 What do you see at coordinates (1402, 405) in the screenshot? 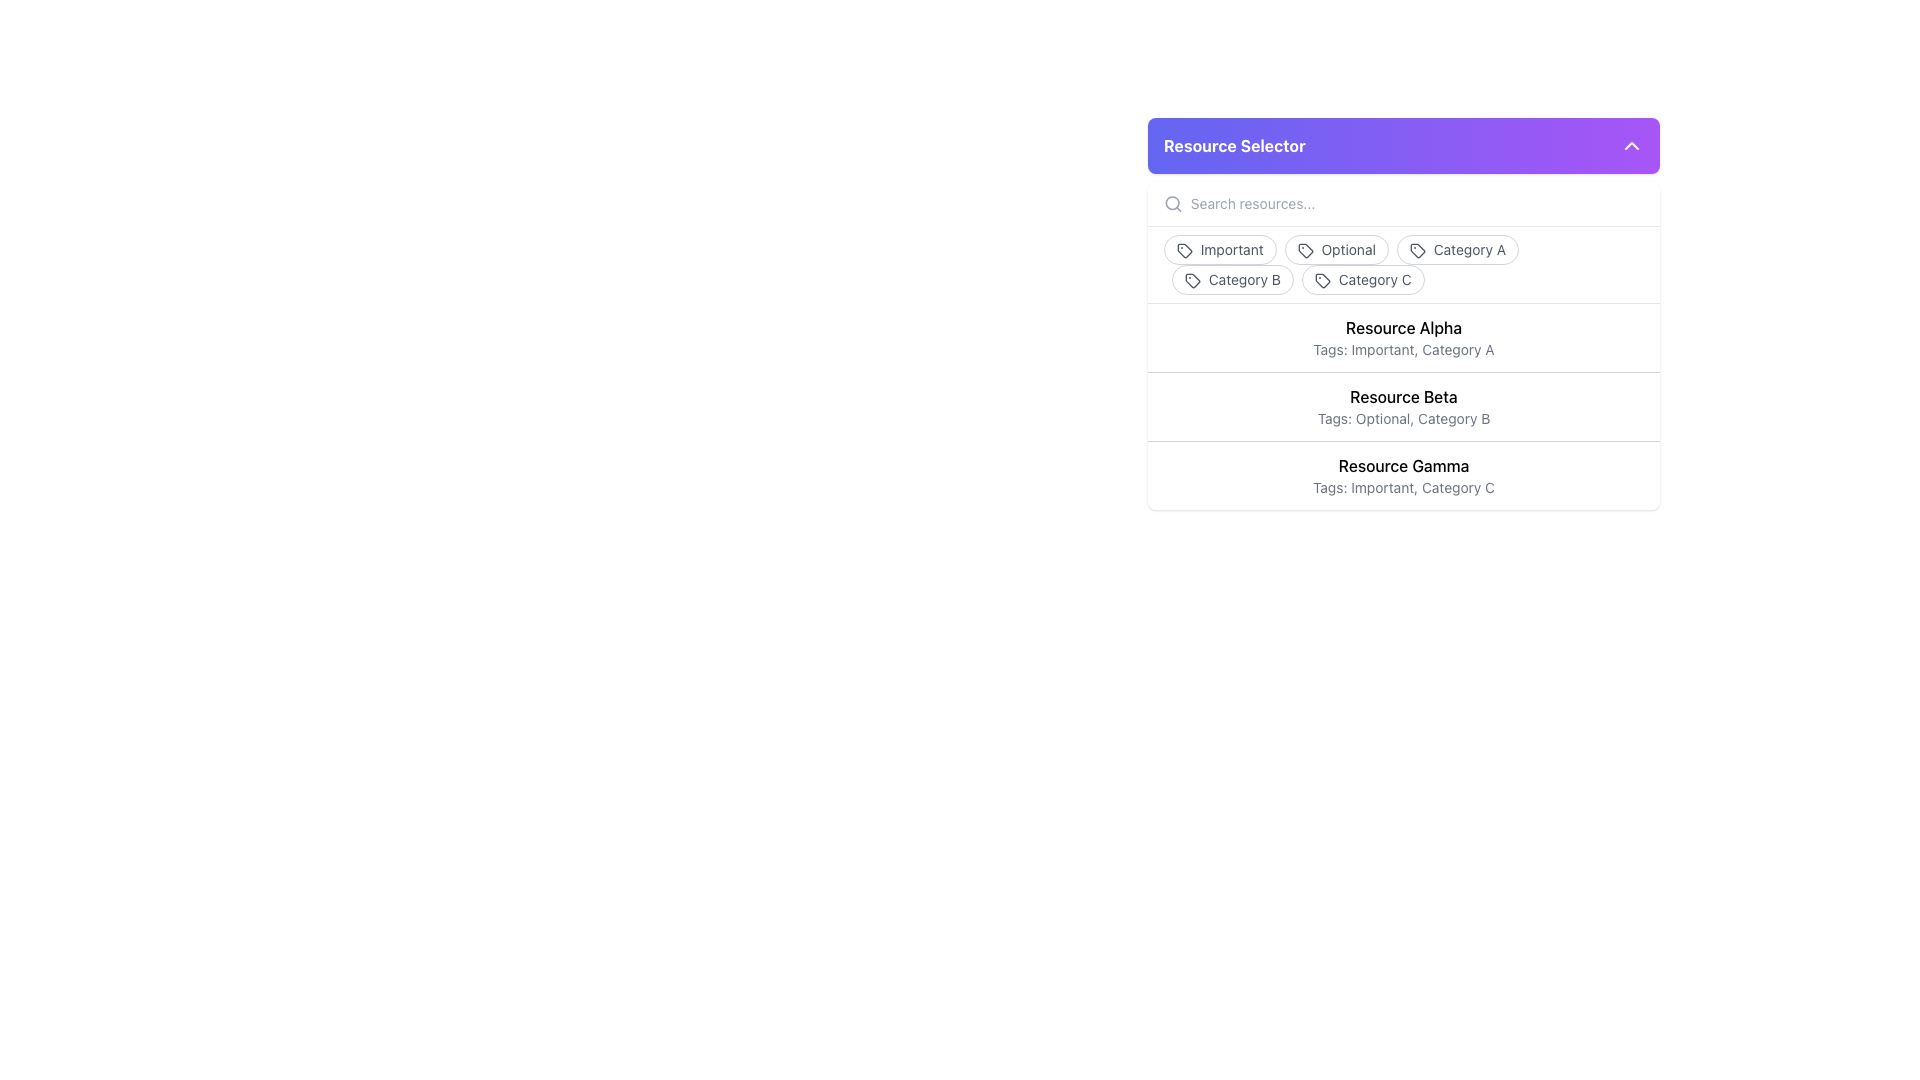
I see `the second item in the 'Resource Selector' dropdown list` at bounding box center [1402, 405].